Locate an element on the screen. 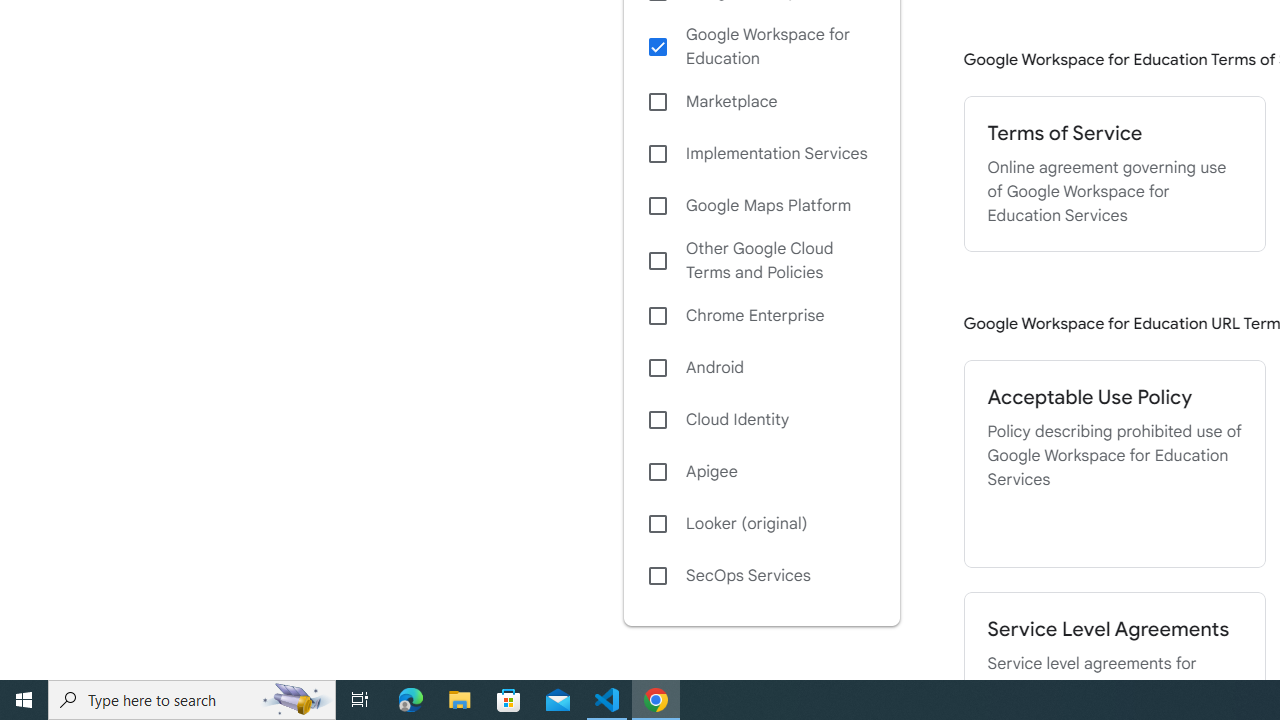 The width and height of the screenshot is (1280, 720). 'Chrome Enterprise' is located at coordinates (760, 315).